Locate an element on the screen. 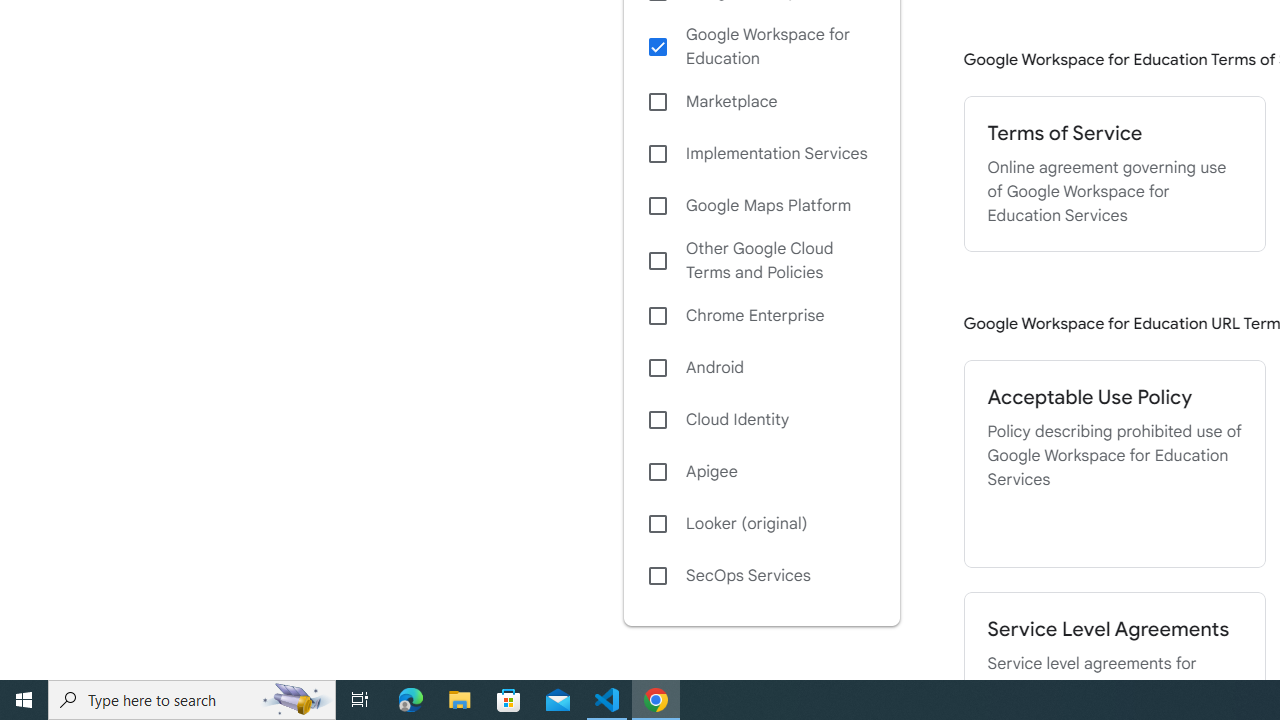 The width and height of the screenshot is (1280, 720). 'Chrome Enterprise' is located at coordinates (760, 315).